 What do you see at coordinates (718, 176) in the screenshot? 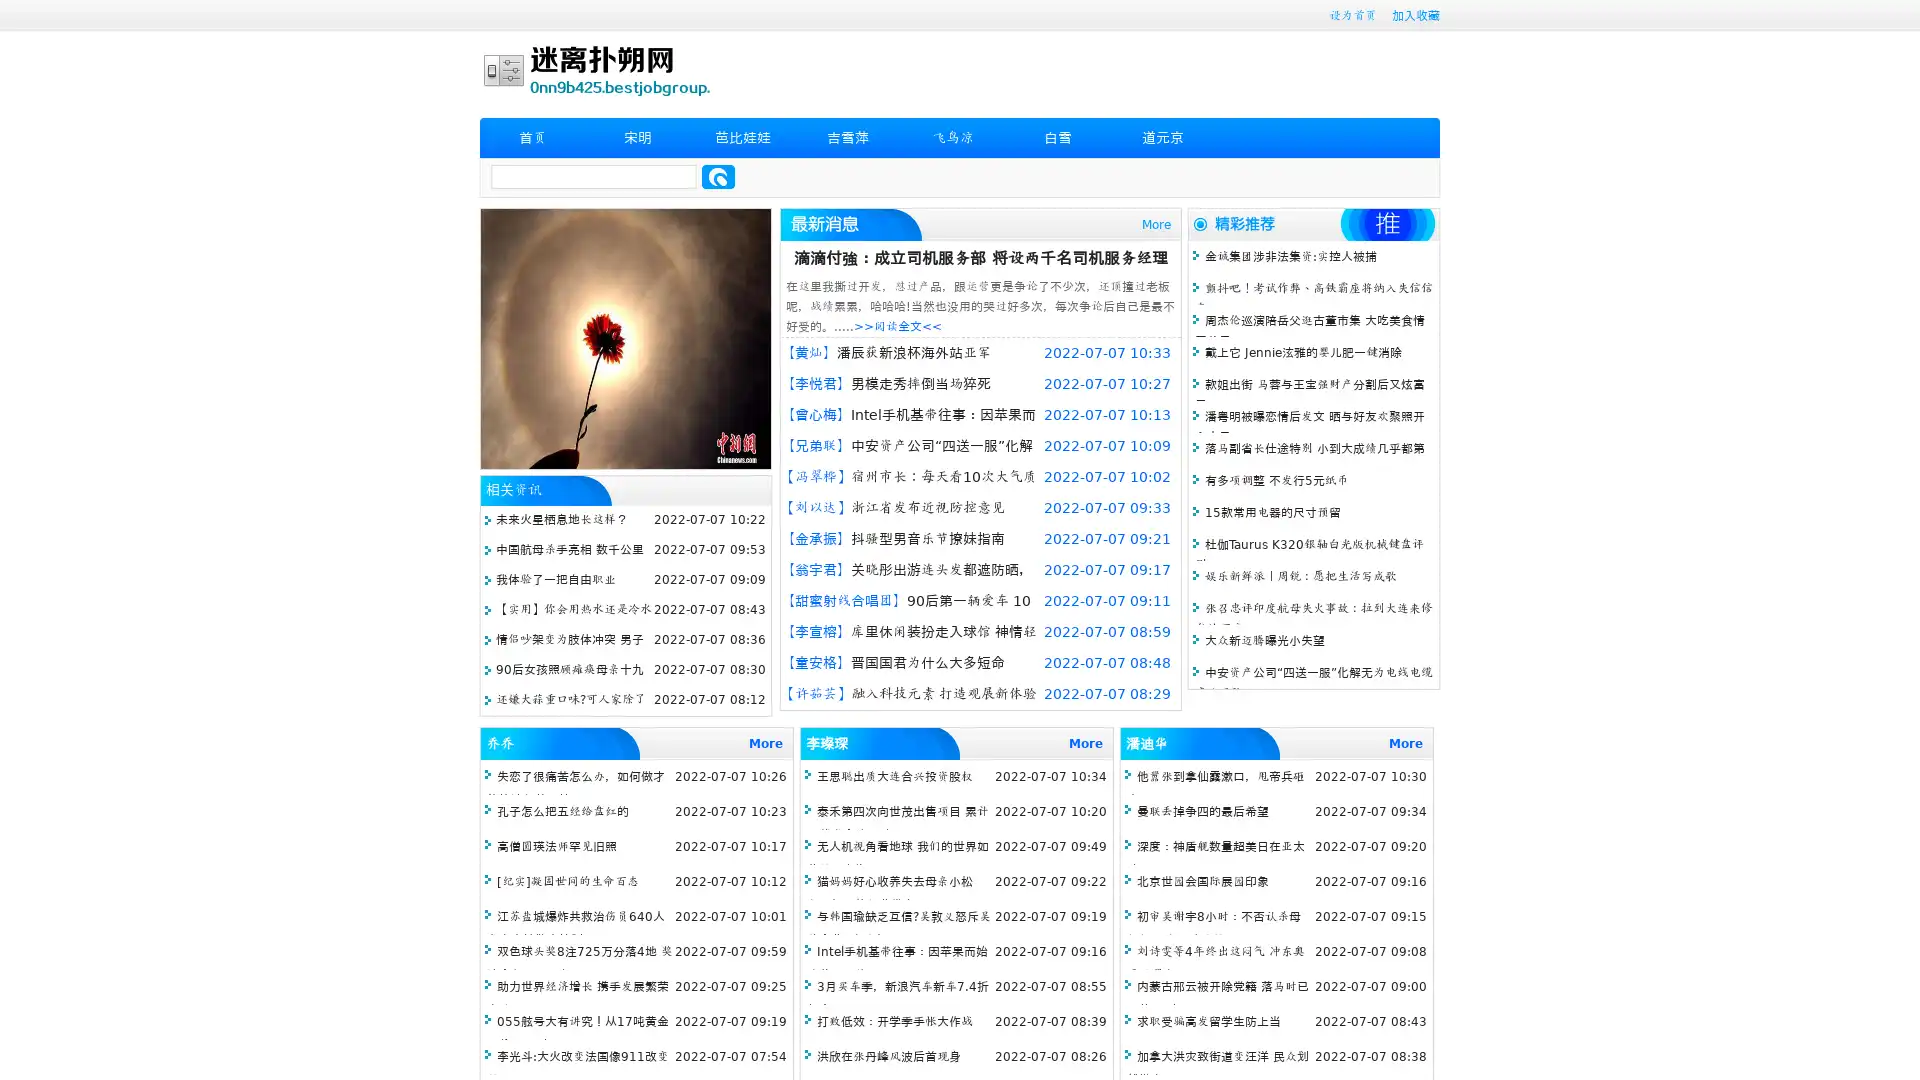
I see `Search` at bounding box center [718, 176].